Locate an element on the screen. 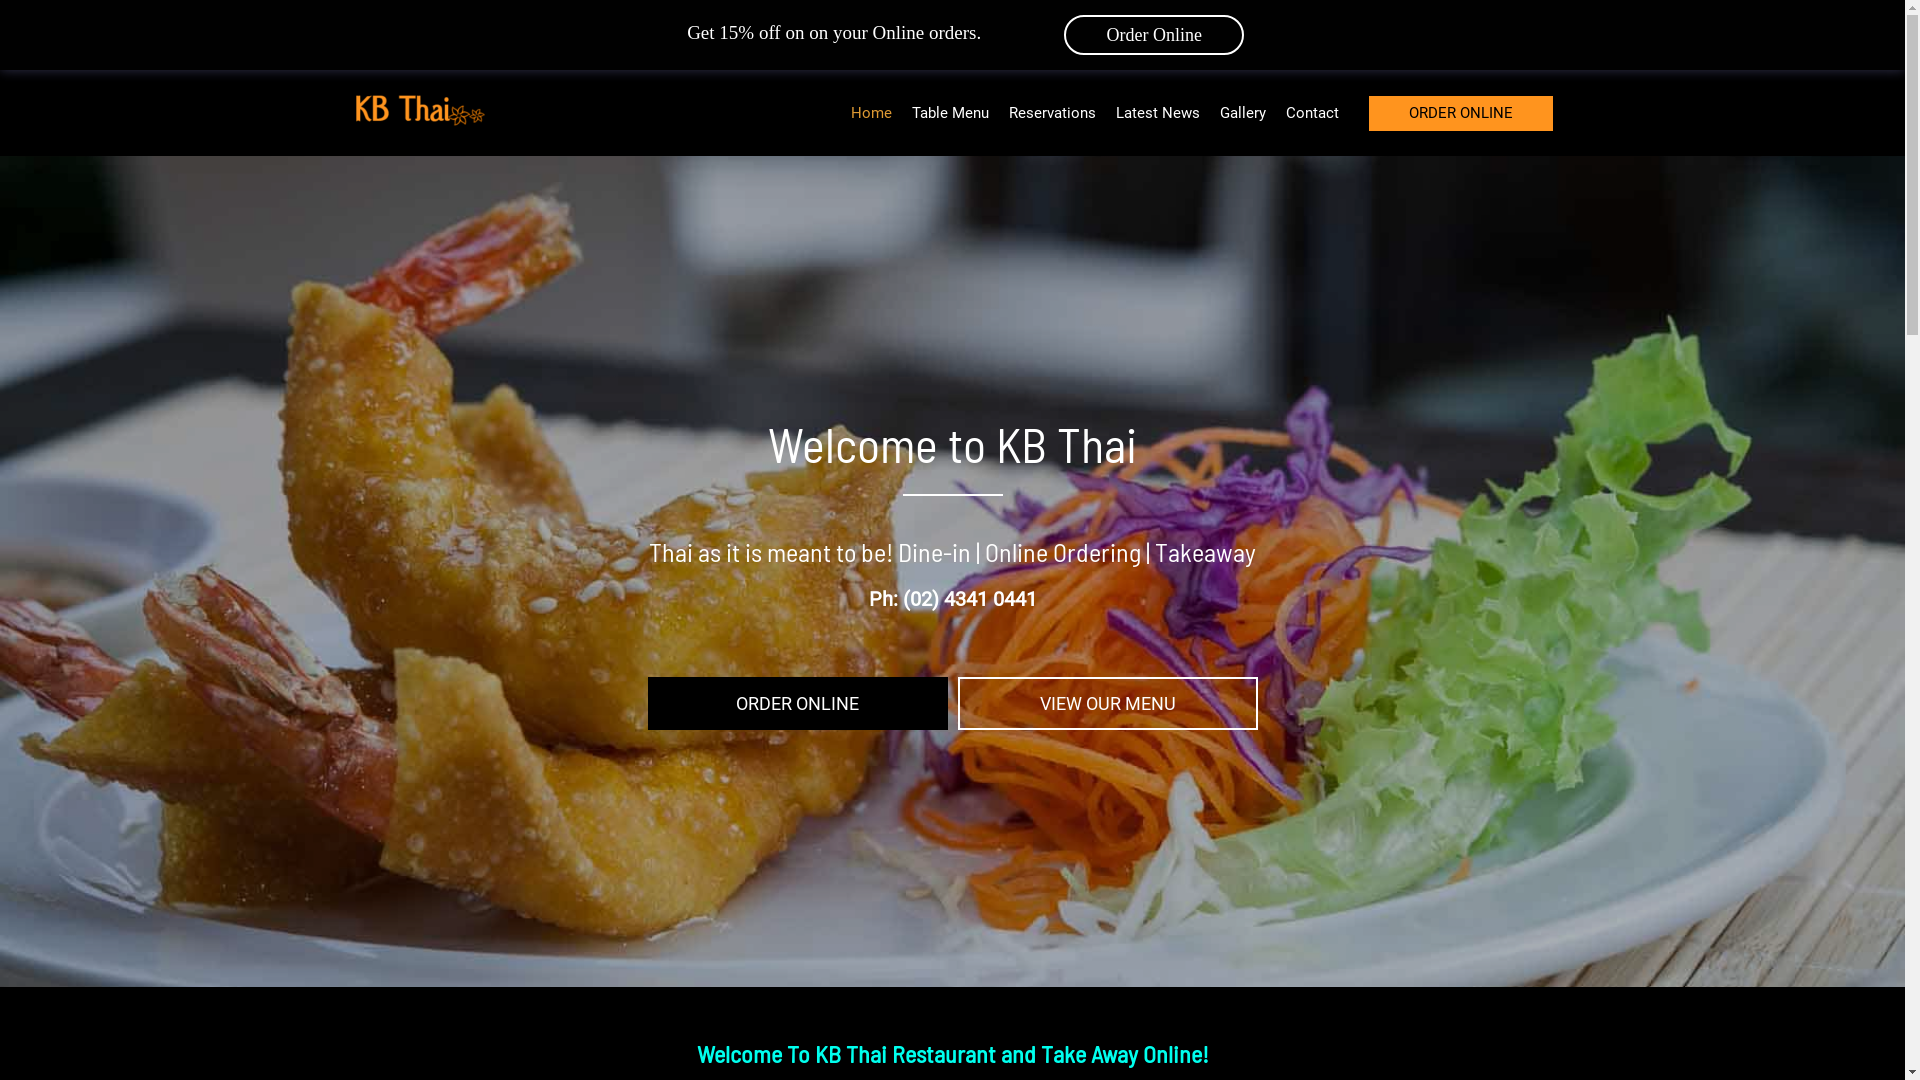  'ORDER ONLINE' is located at coordinates (1459, 113).